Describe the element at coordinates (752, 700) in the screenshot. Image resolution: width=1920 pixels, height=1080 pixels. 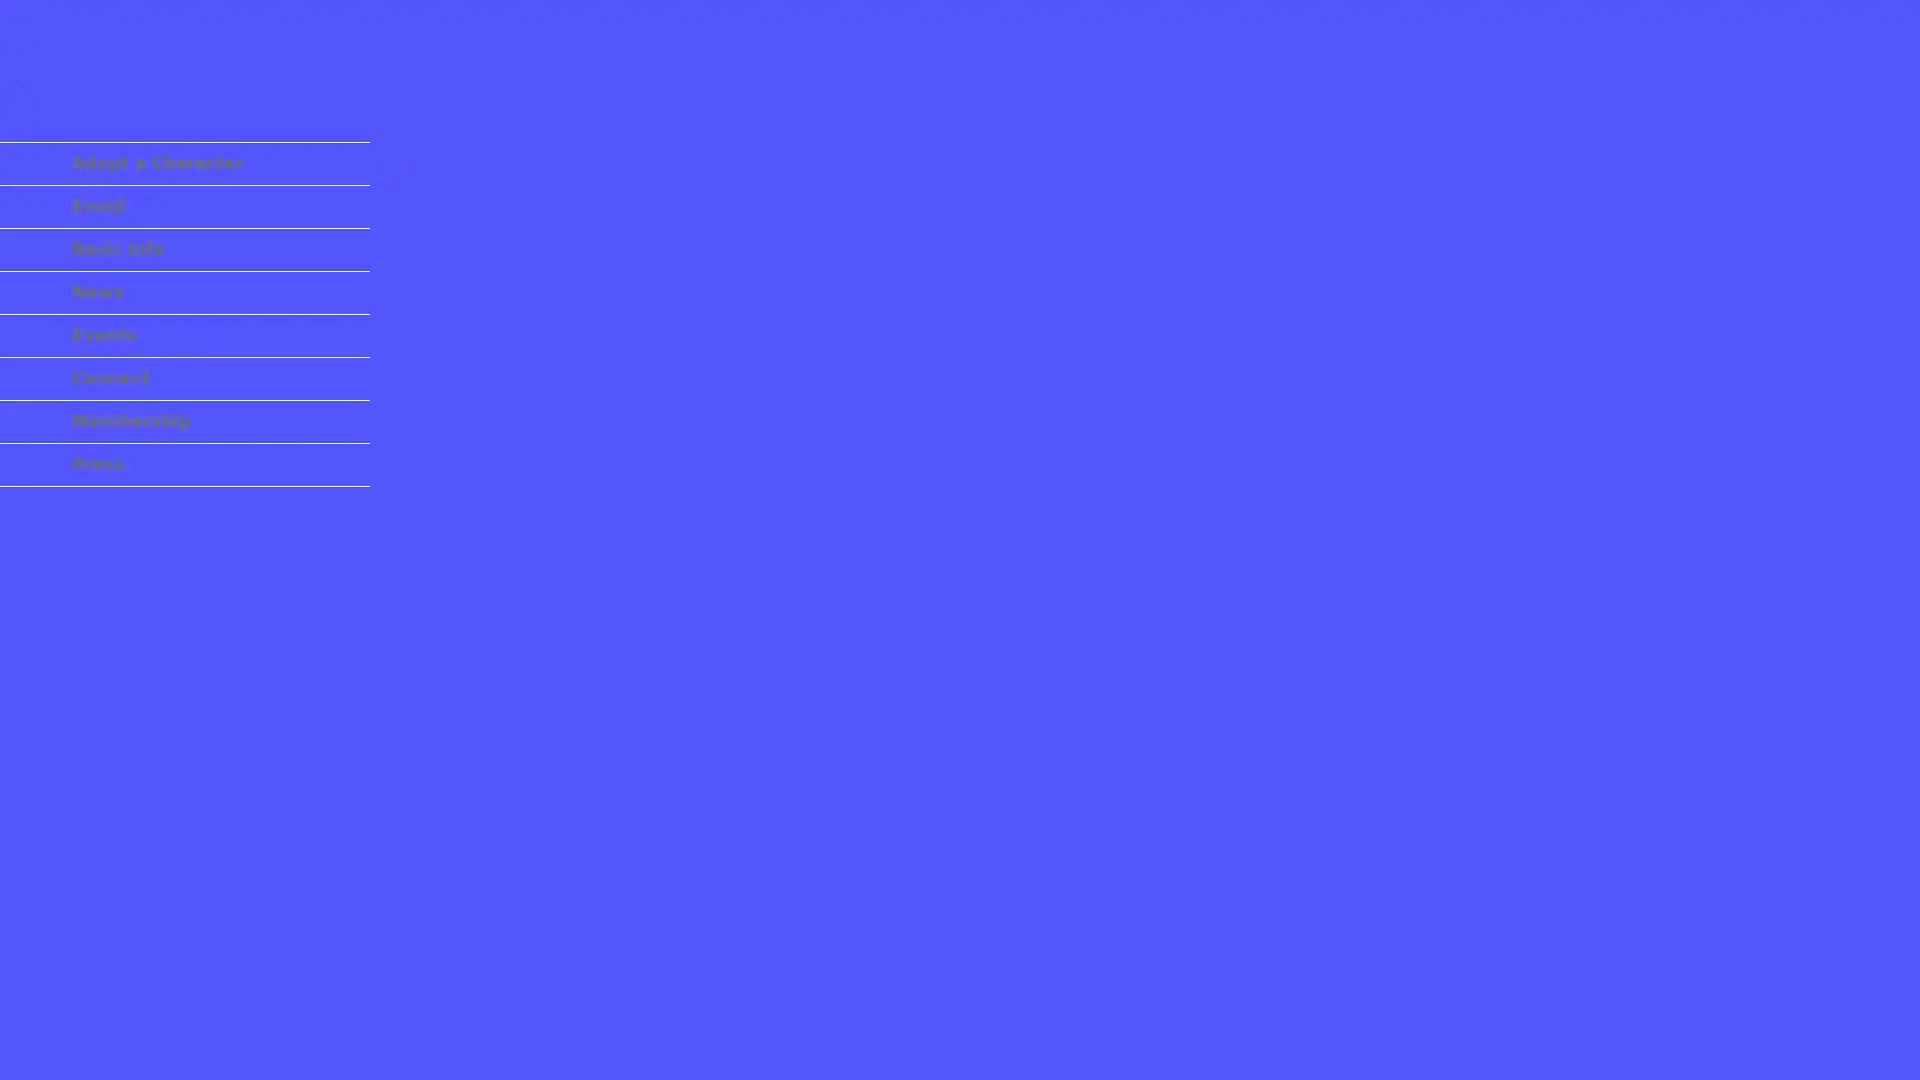
I see `U+0F5D` at that location.